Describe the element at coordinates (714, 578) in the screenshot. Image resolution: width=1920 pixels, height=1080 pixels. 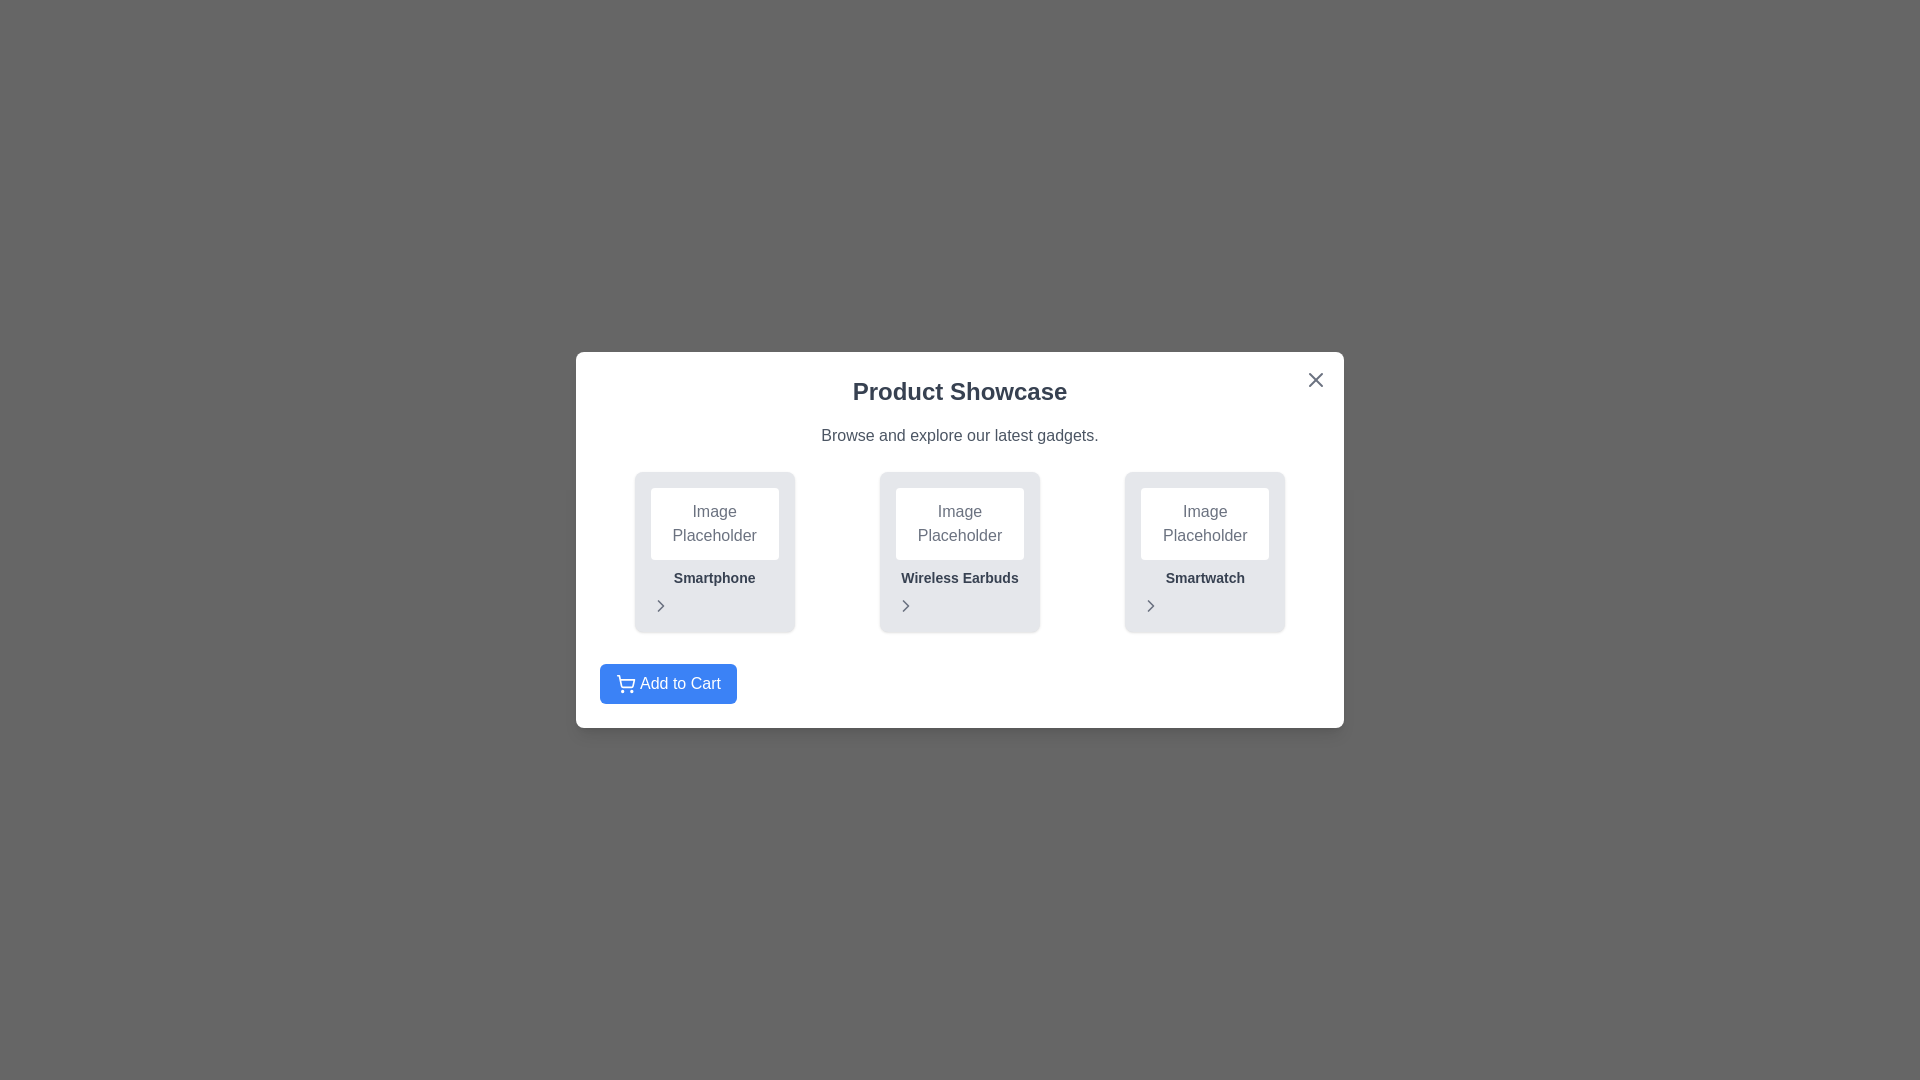
I see `the text label displaying 'Smartphone' located below the image placeholder in the card component` at that location.